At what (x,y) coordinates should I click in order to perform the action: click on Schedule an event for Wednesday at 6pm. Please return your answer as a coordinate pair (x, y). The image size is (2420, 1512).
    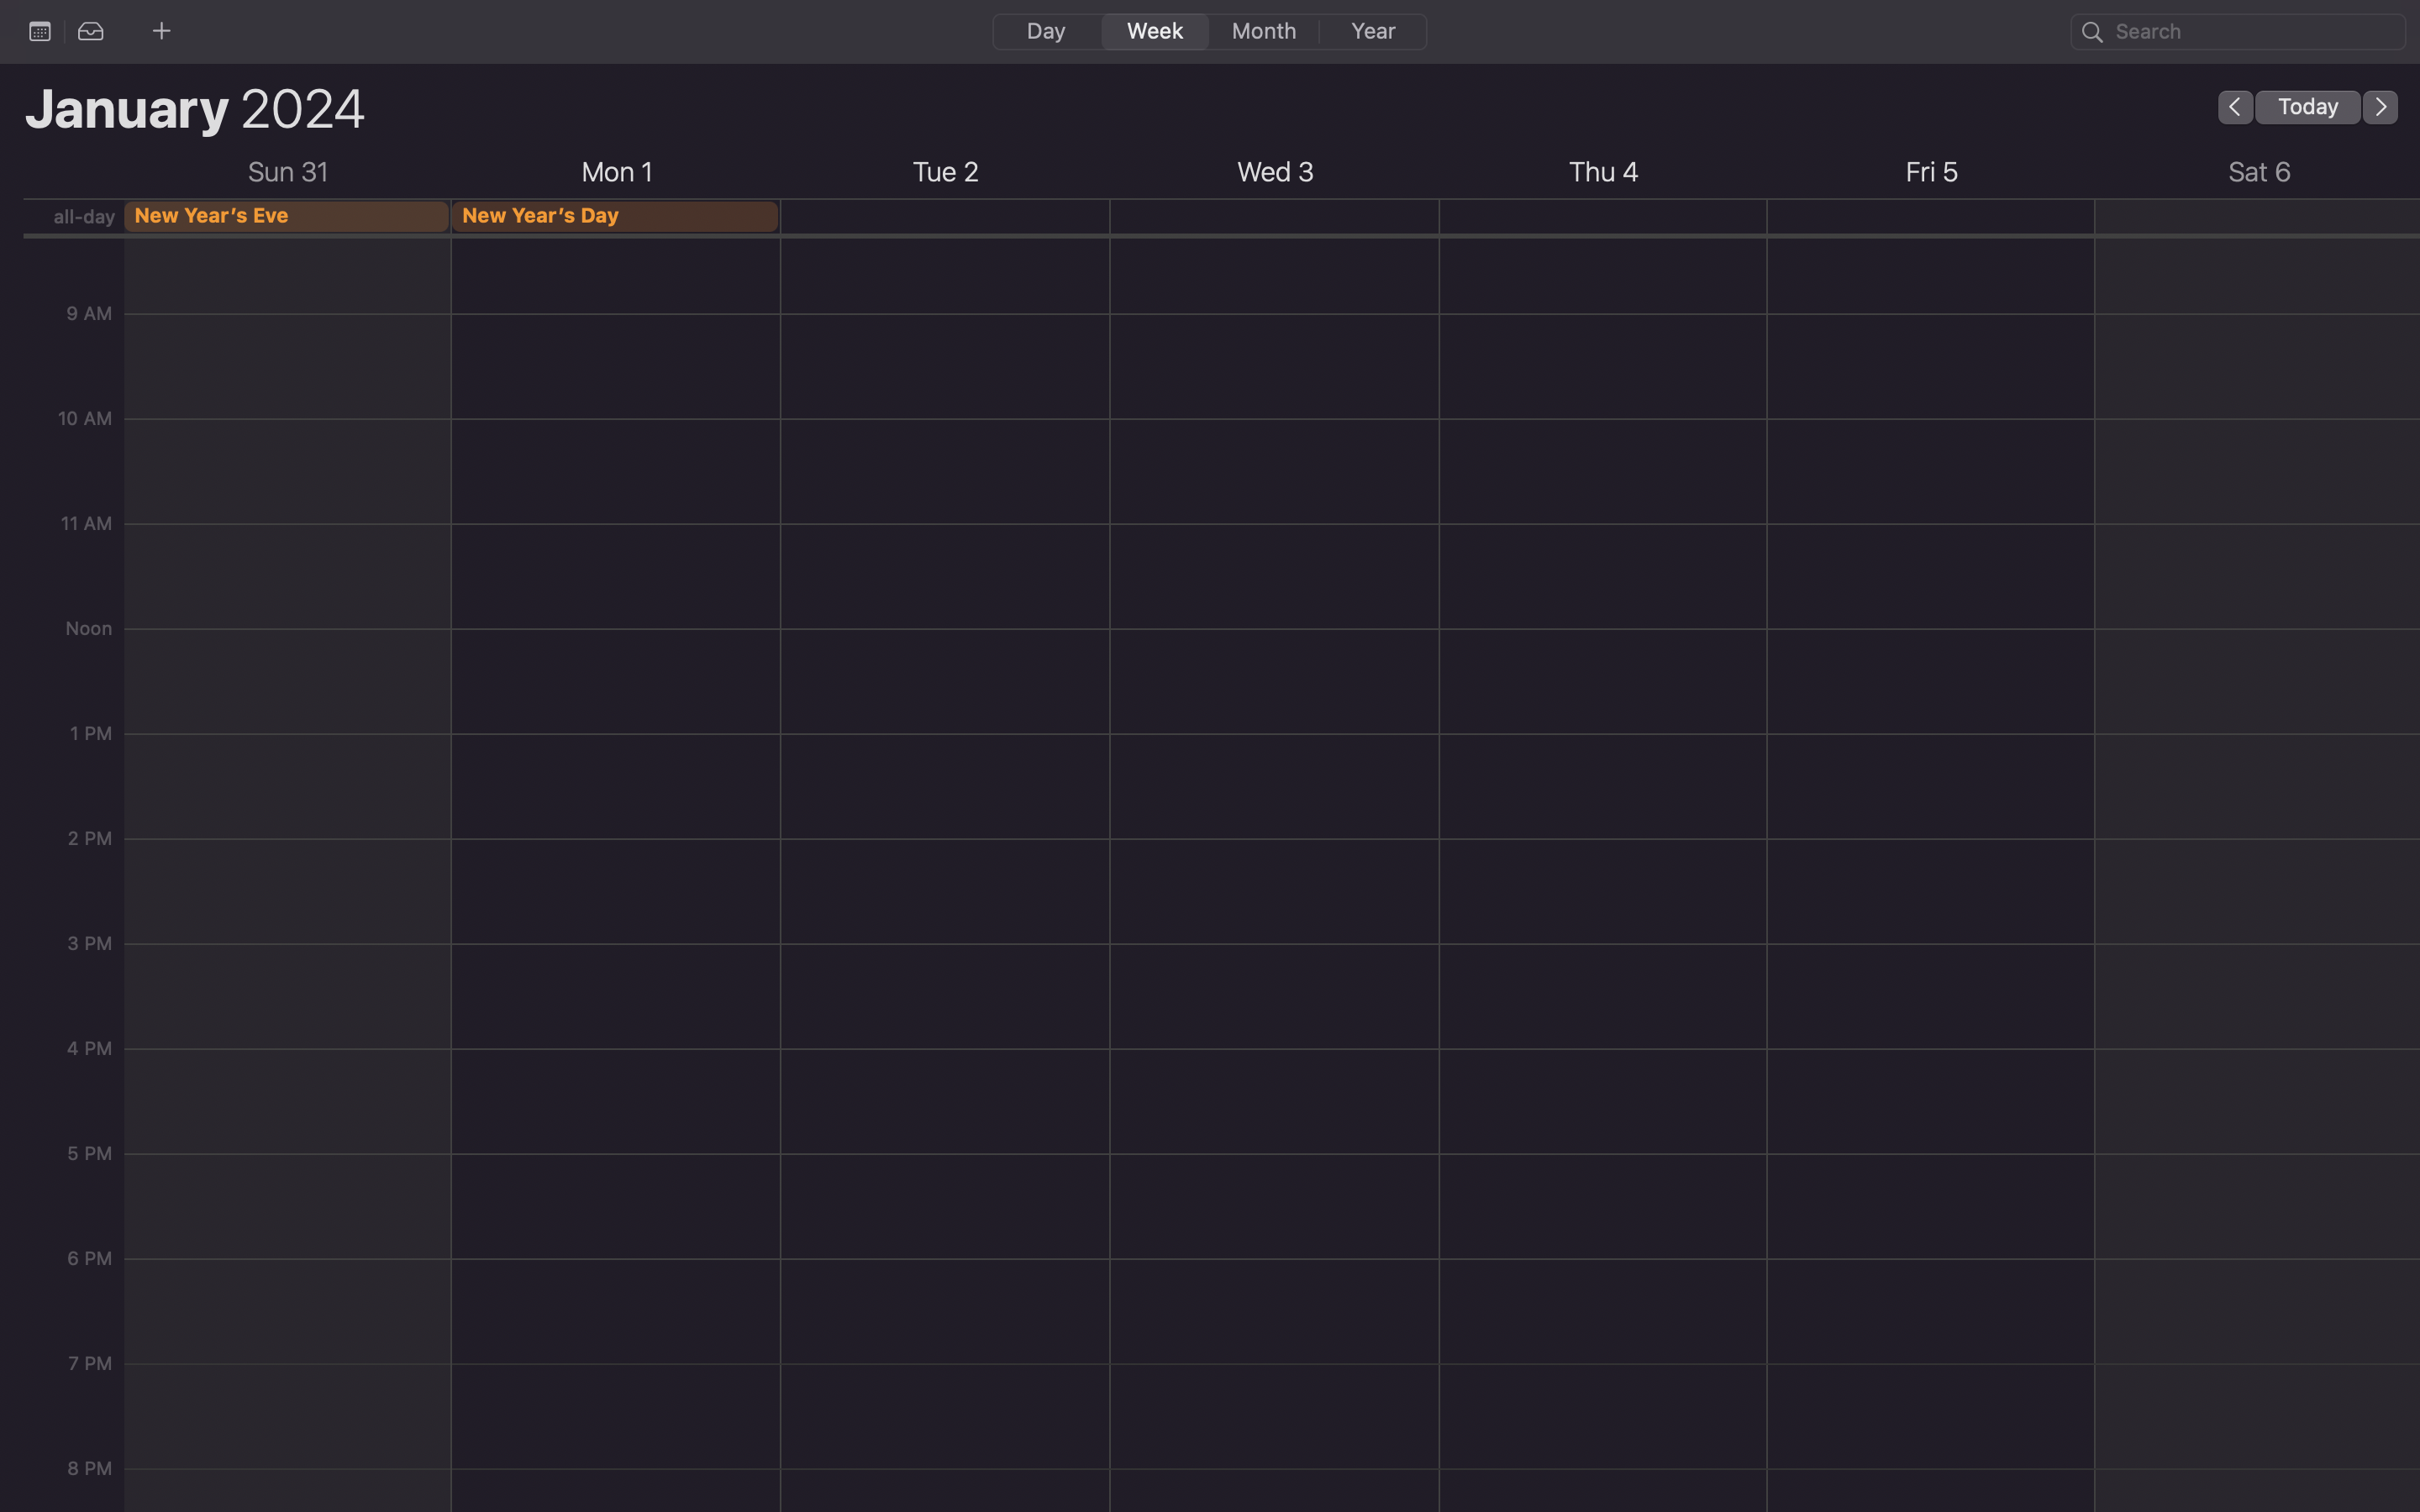
    Looking at the image, I should click on (1278, 1291).